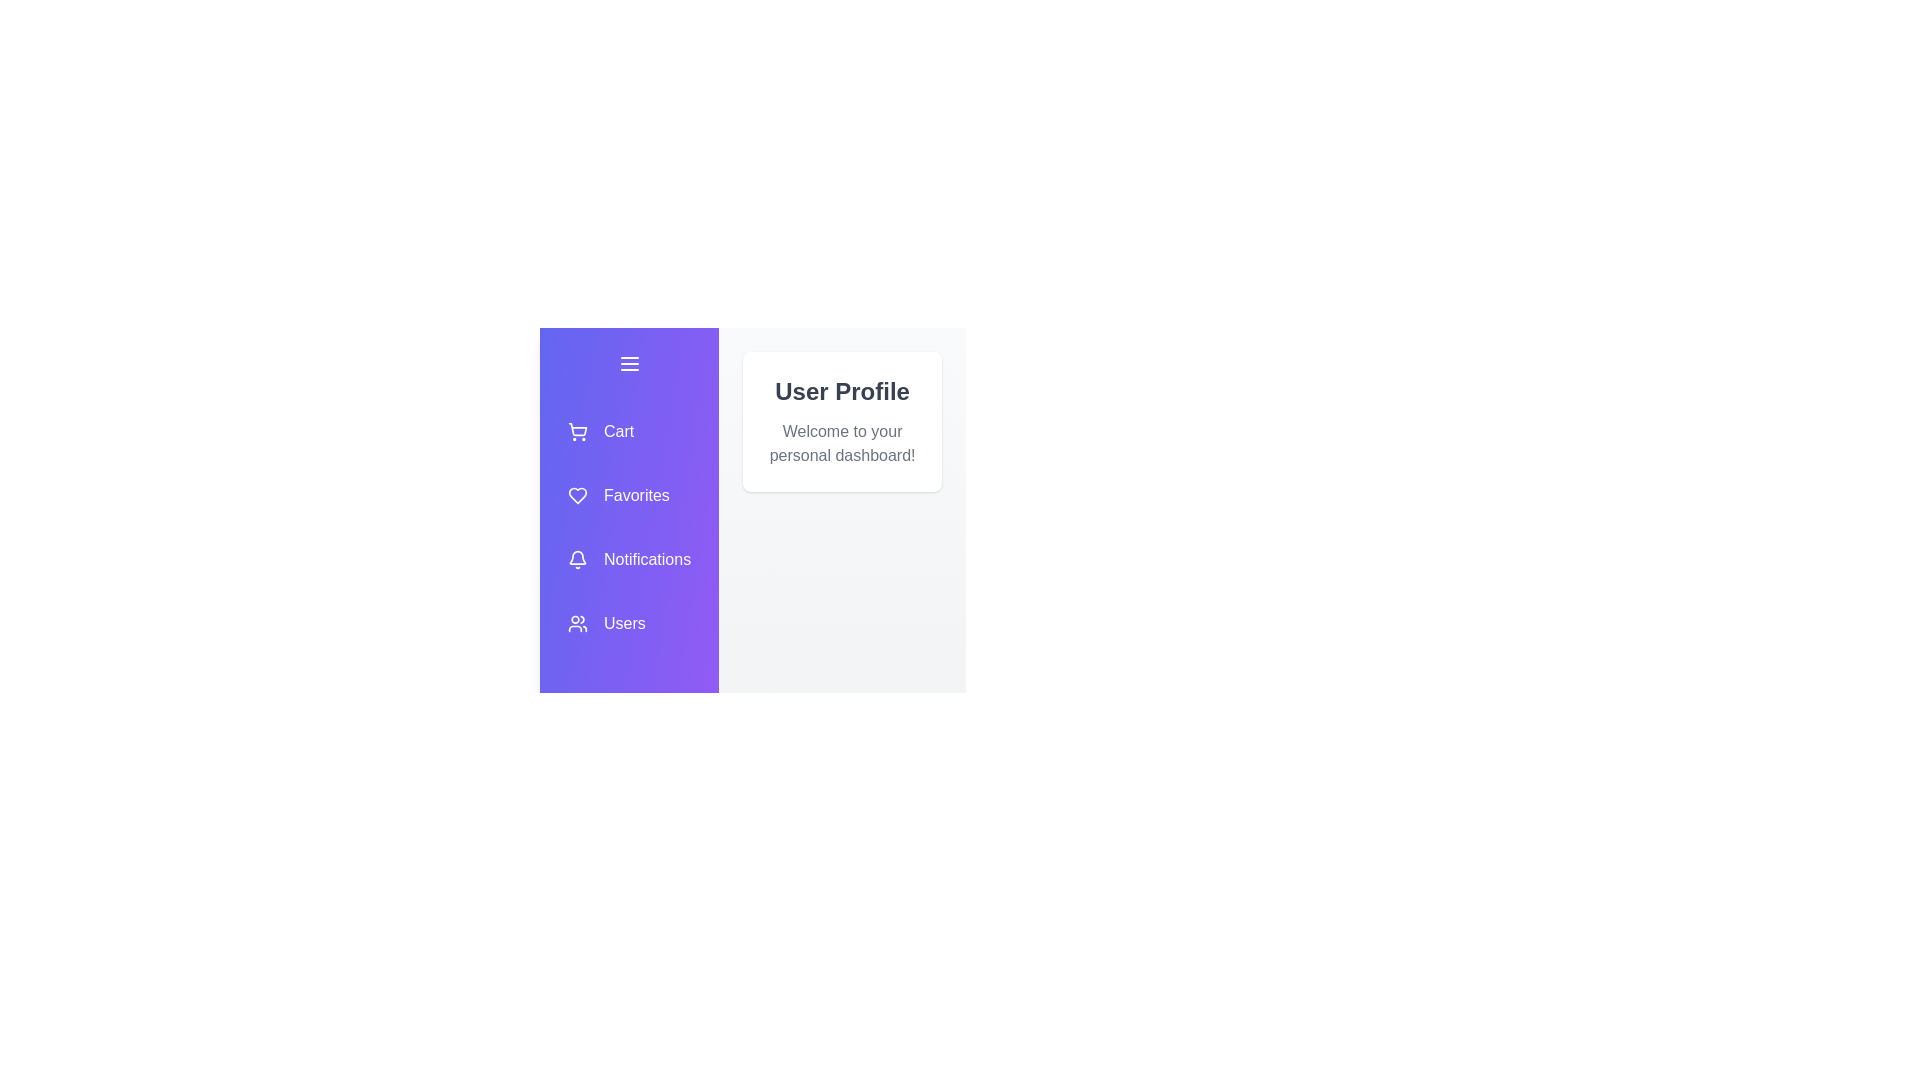 This screenshot has width=1920, height=1080. Describe the element at coordinates (627, 363) in the screenshot. I see `the menu button to toggle the drawer open/close state` at that location.